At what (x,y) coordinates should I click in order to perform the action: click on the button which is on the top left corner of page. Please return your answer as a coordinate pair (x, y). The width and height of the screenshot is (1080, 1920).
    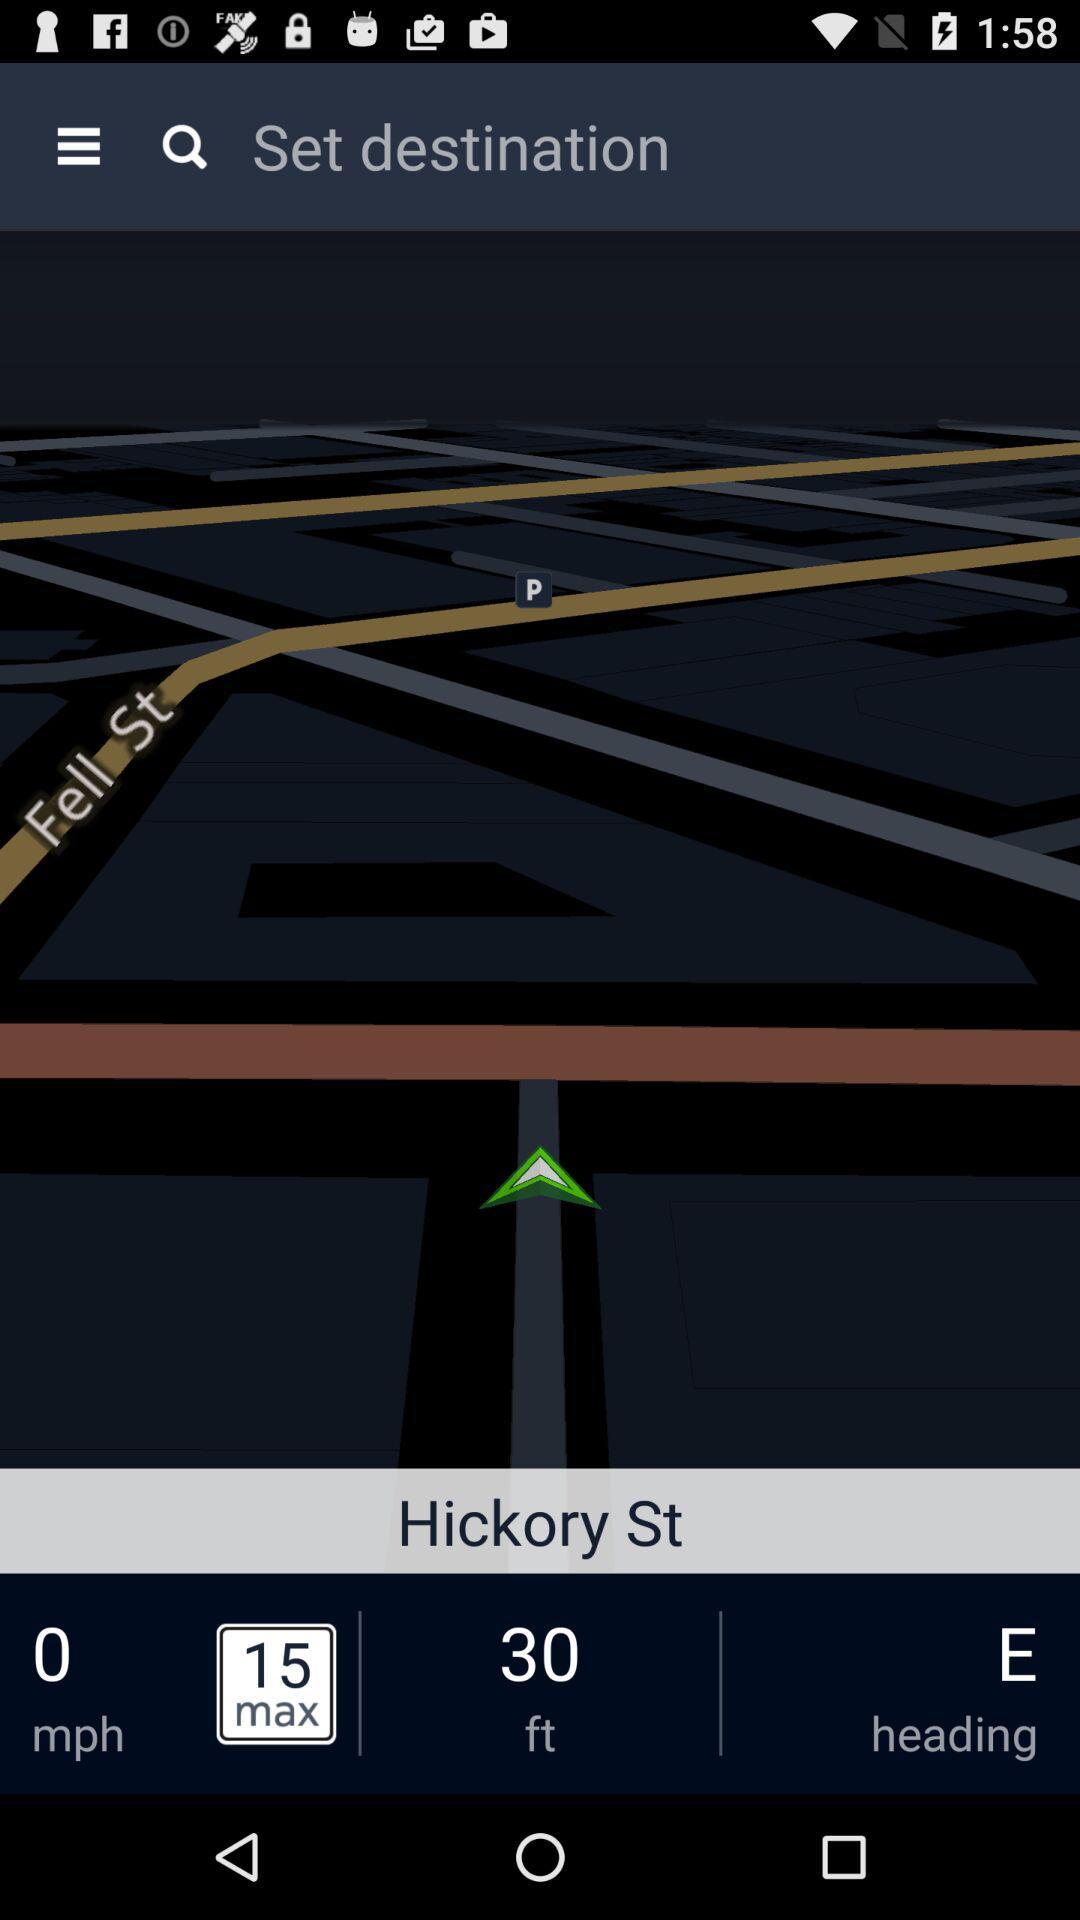
    Looking at the image, I should click on (77, 144).